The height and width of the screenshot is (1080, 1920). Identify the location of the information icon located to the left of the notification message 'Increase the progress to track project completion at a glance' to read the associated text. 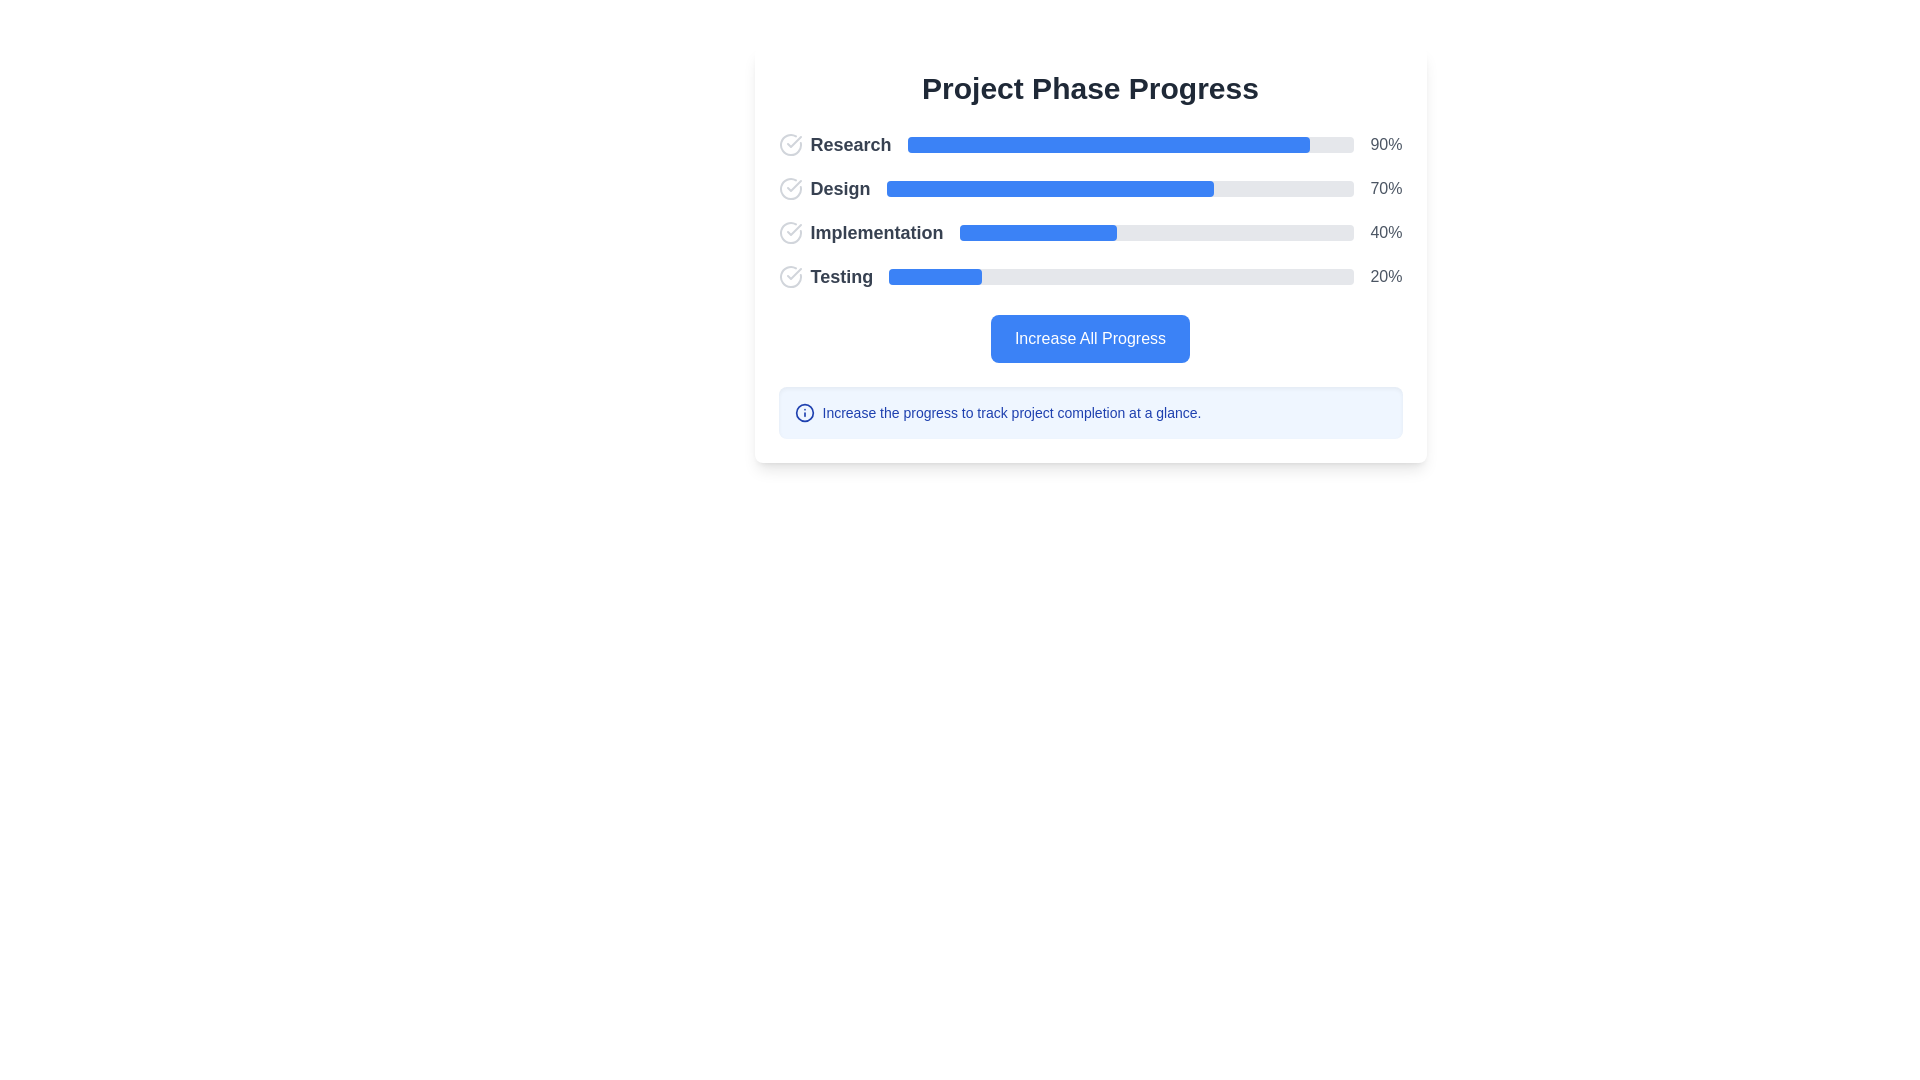
(804, 411).